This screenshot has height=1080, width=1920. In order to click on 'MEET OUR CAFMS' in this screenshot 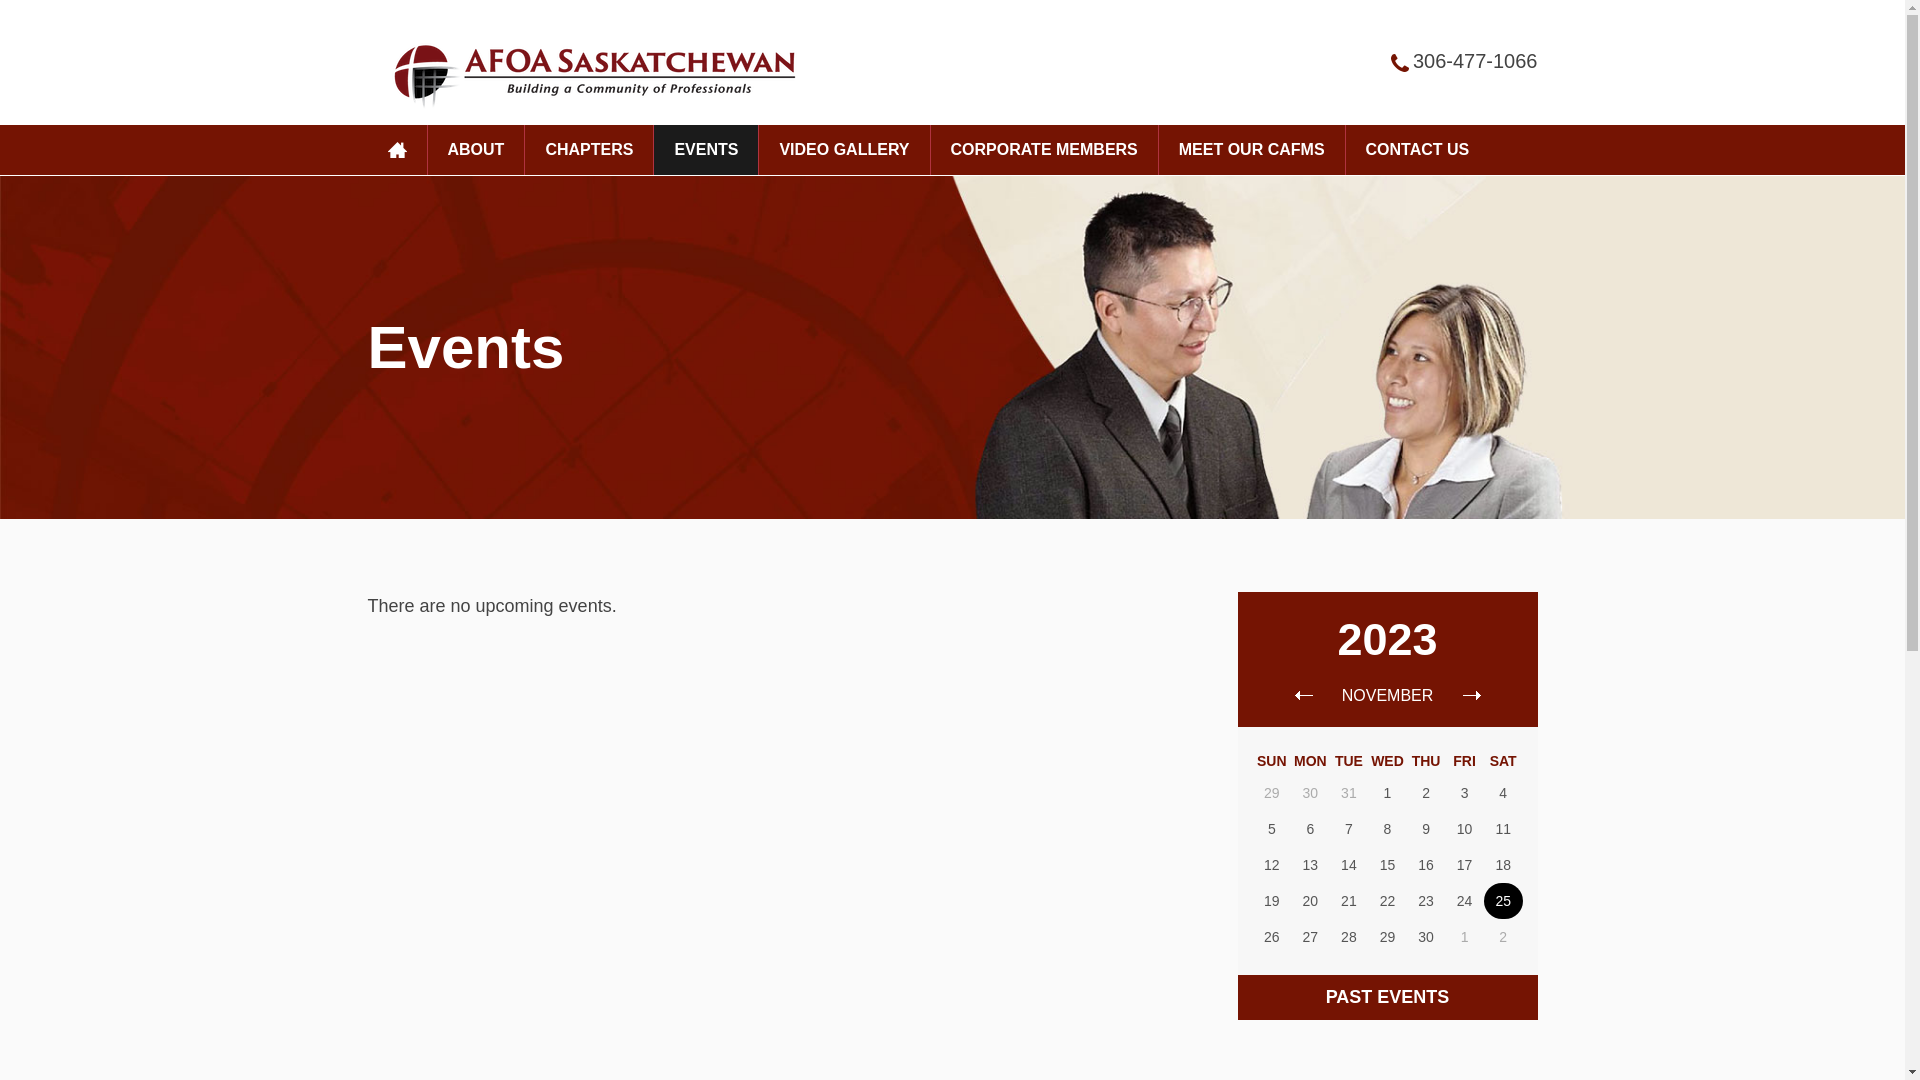, I will do `click(1251, 149)`.